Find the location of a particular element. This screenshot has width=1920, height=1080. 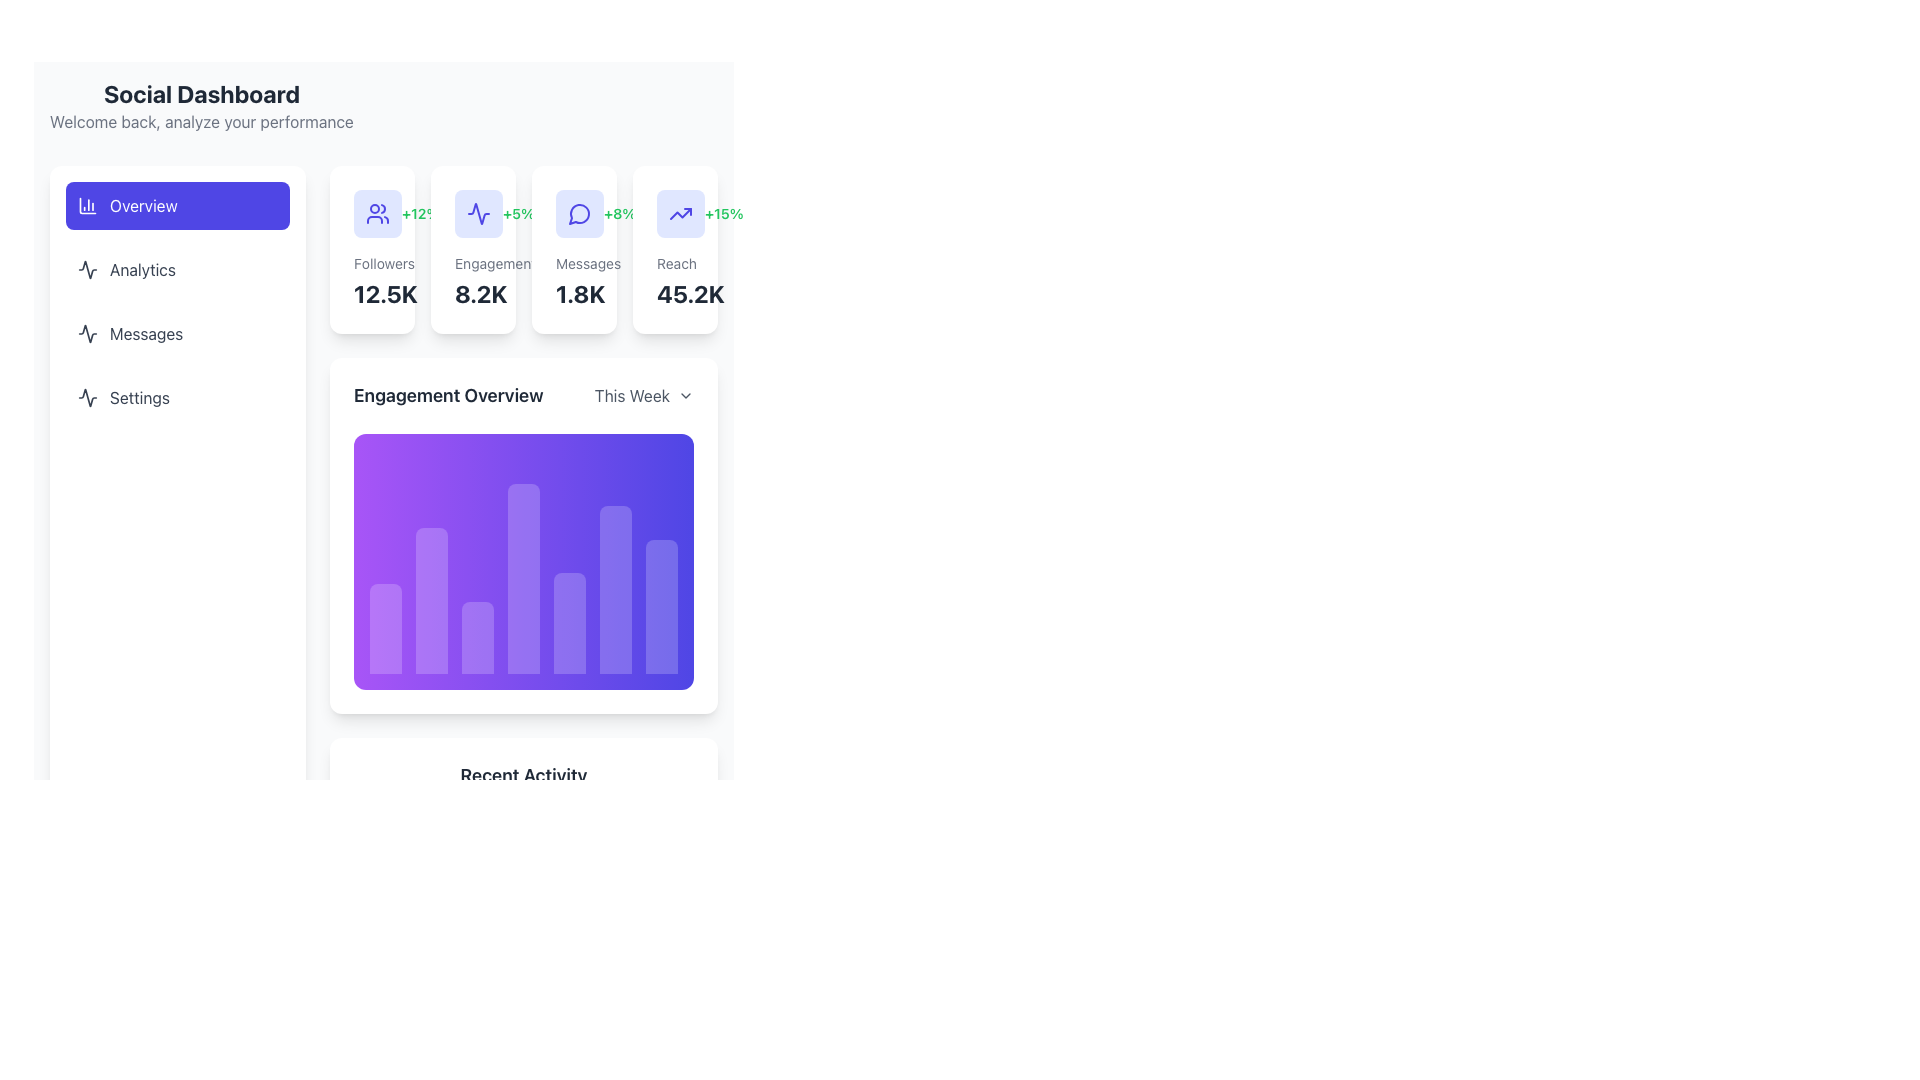

label that describes the reach metric, positioned above the numerical value '45.2K' within the card UI block is located at coordinates (675, 262).